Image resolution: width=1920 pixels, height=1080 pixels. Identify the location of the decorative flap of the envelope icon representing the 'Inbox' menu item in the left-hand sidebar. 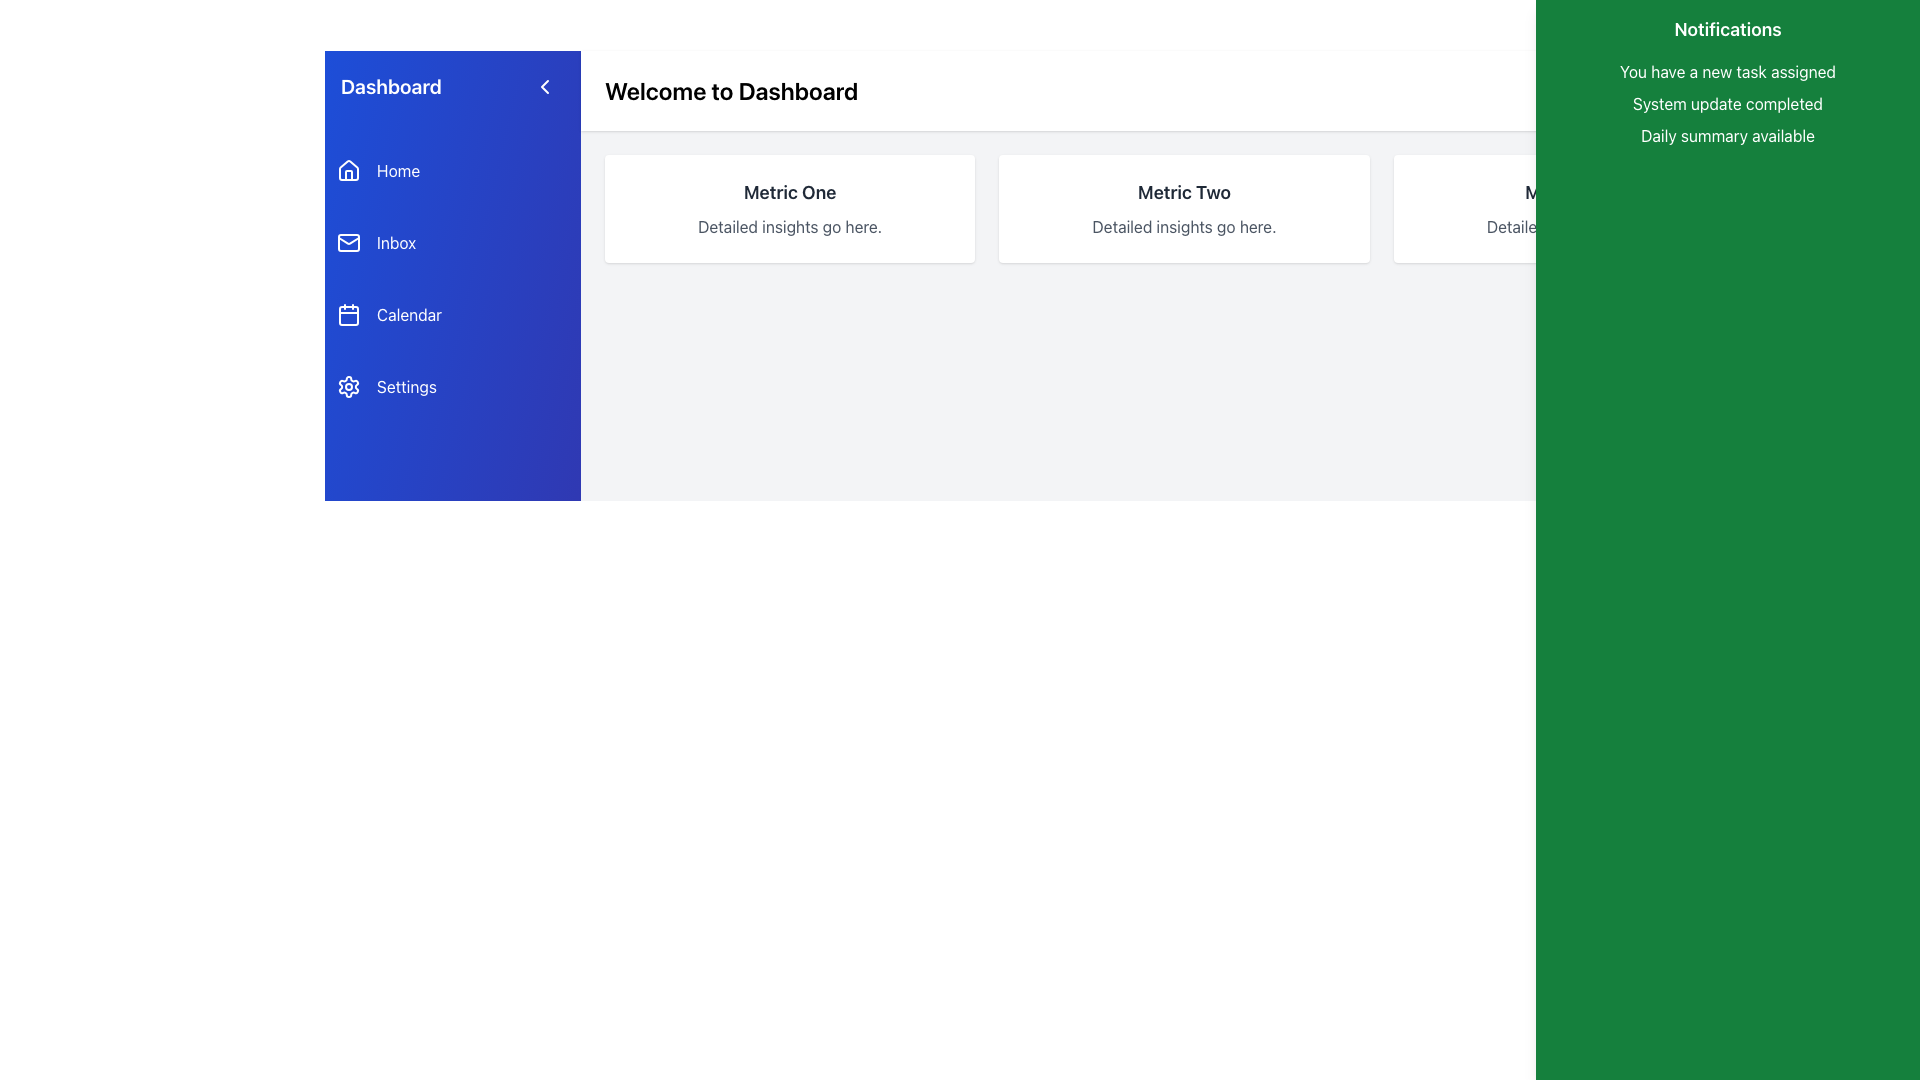
(349, 238).